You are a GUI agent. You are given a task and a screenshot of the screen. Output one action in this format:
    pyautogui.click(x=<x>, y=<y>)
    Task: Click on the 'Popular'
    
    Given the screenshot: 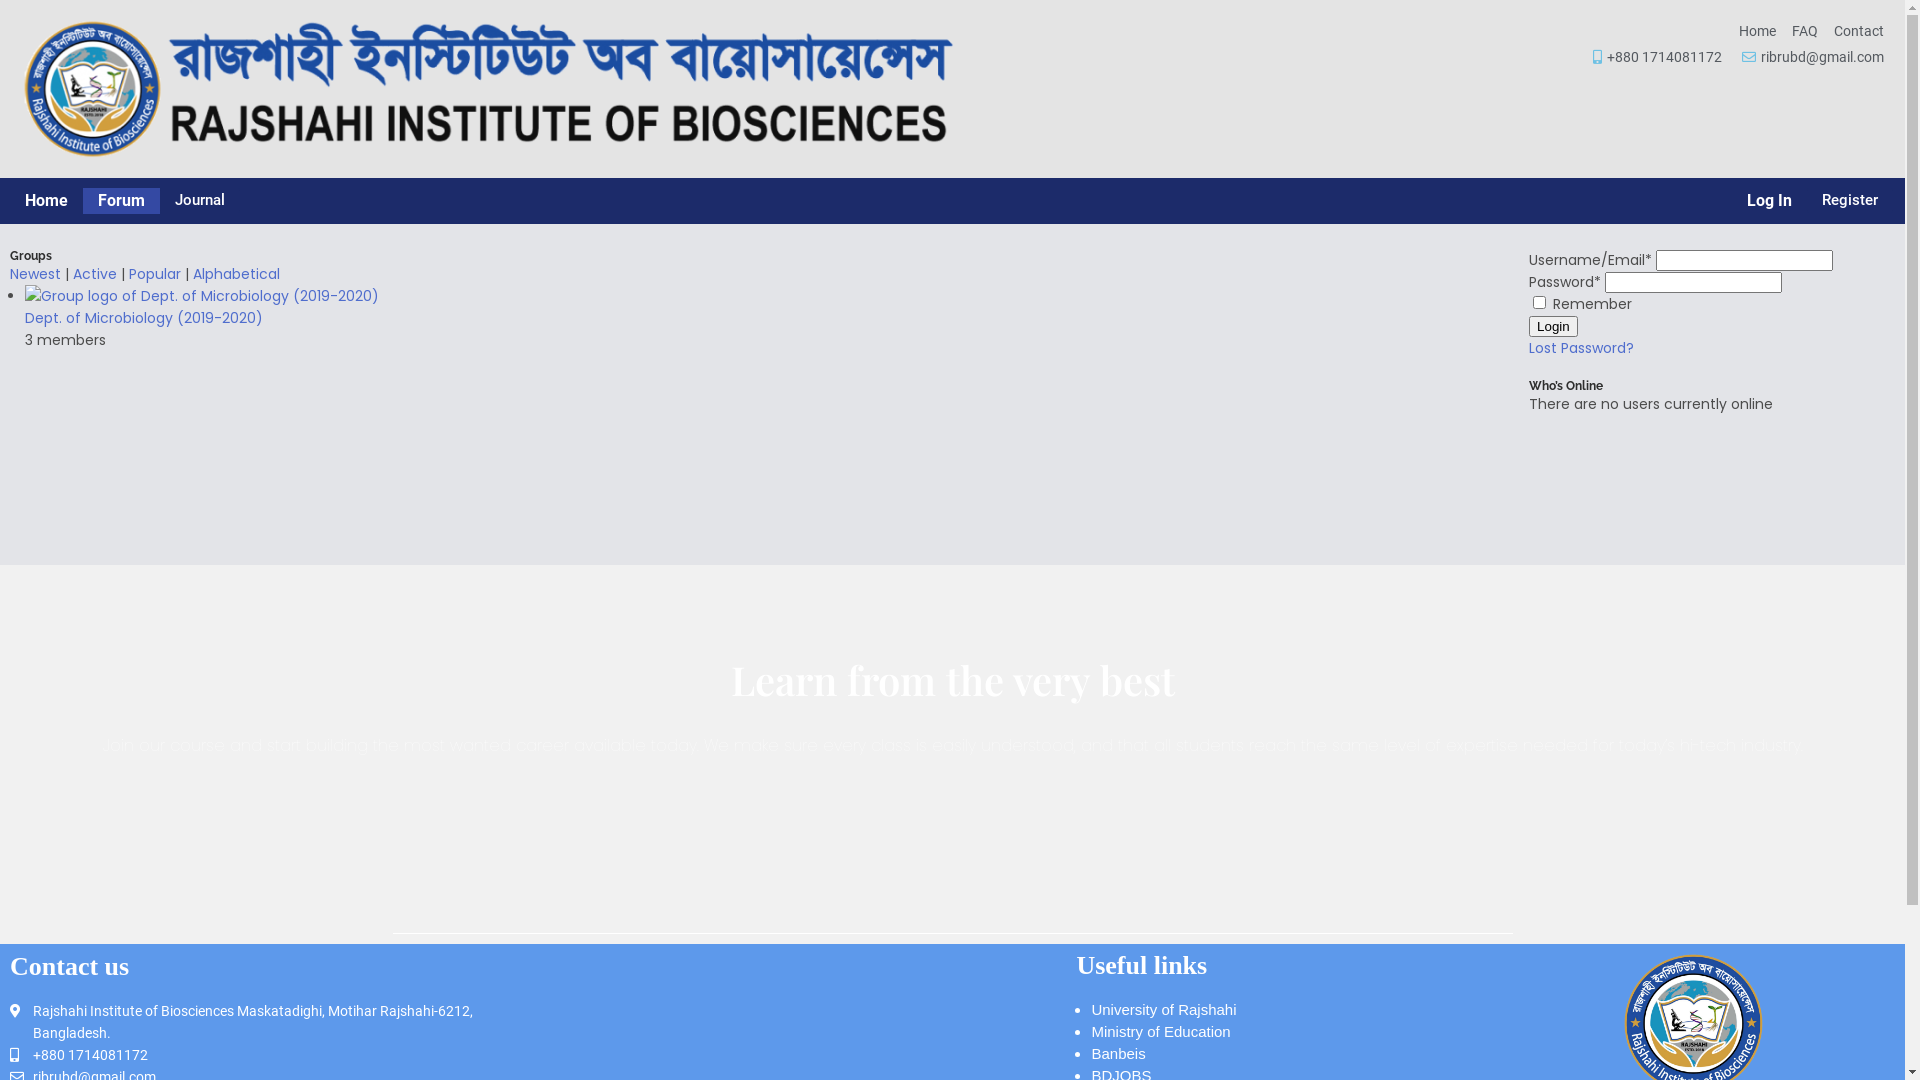 What is the action you would take?
    pyautogui.click(x=153, y=273)
    